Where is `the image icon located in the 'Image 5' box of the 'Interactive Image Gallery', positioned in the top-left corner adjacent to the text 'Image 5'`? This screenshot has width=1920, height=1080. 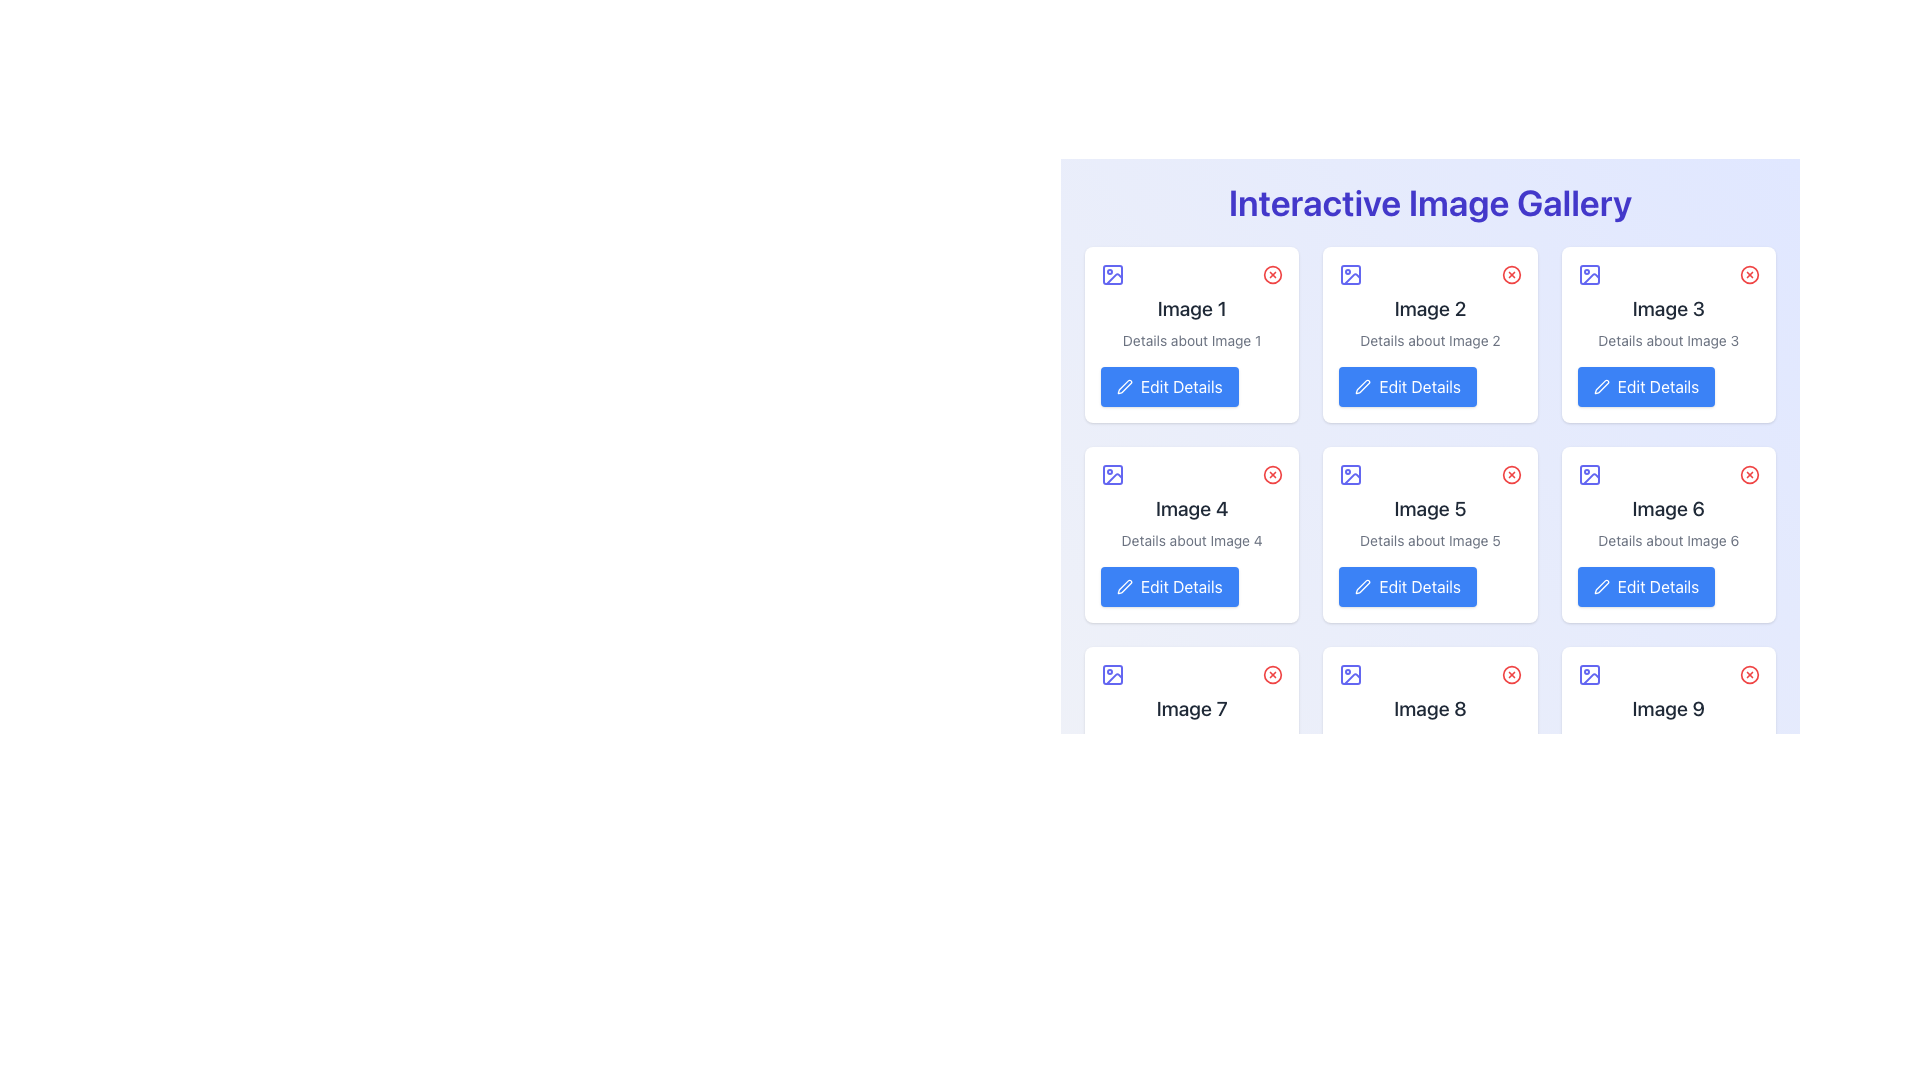 the image icon located in the 'Image 5' box of the 'Interactive Image Gallery', positioned in the top-left corner adjacent to the text 'Image 5' is located at coordinates (1351, 474).